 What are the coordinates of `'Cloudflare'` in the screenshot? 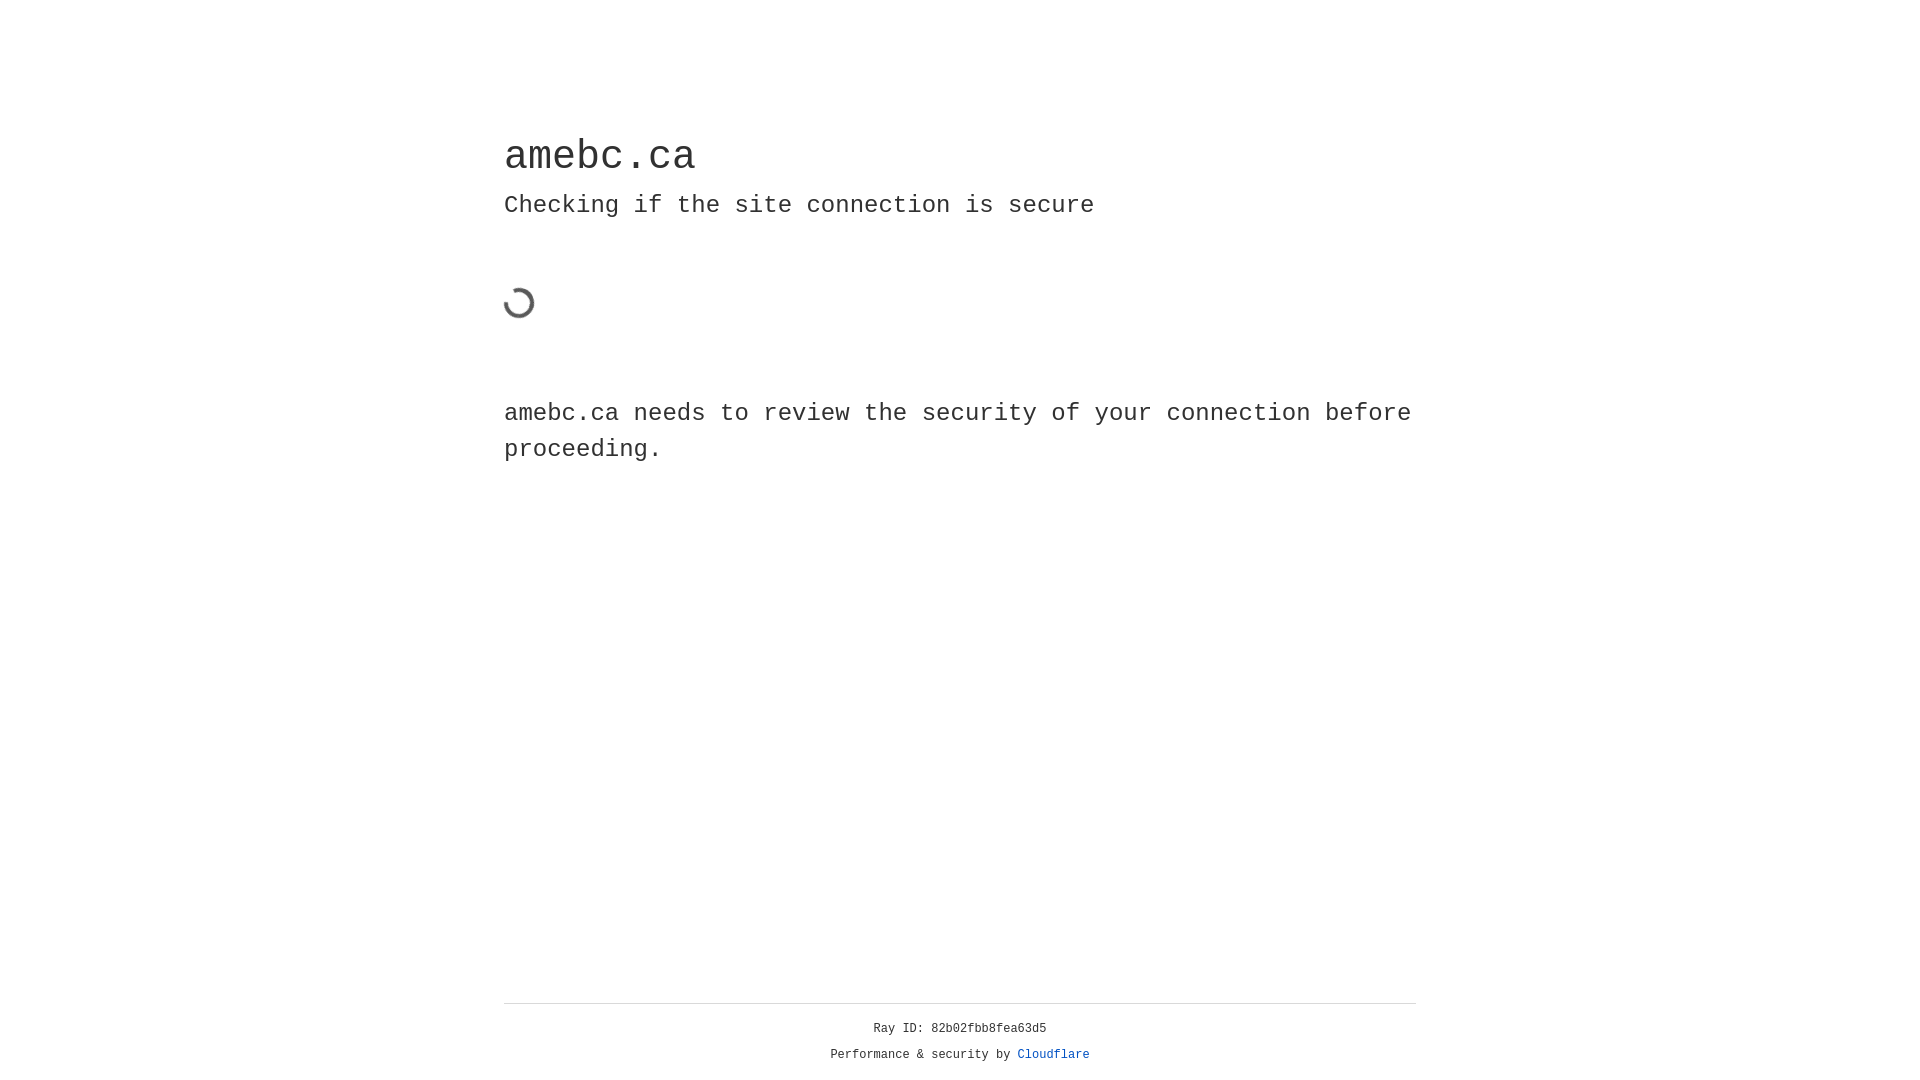 It's located at (1017, 1054).